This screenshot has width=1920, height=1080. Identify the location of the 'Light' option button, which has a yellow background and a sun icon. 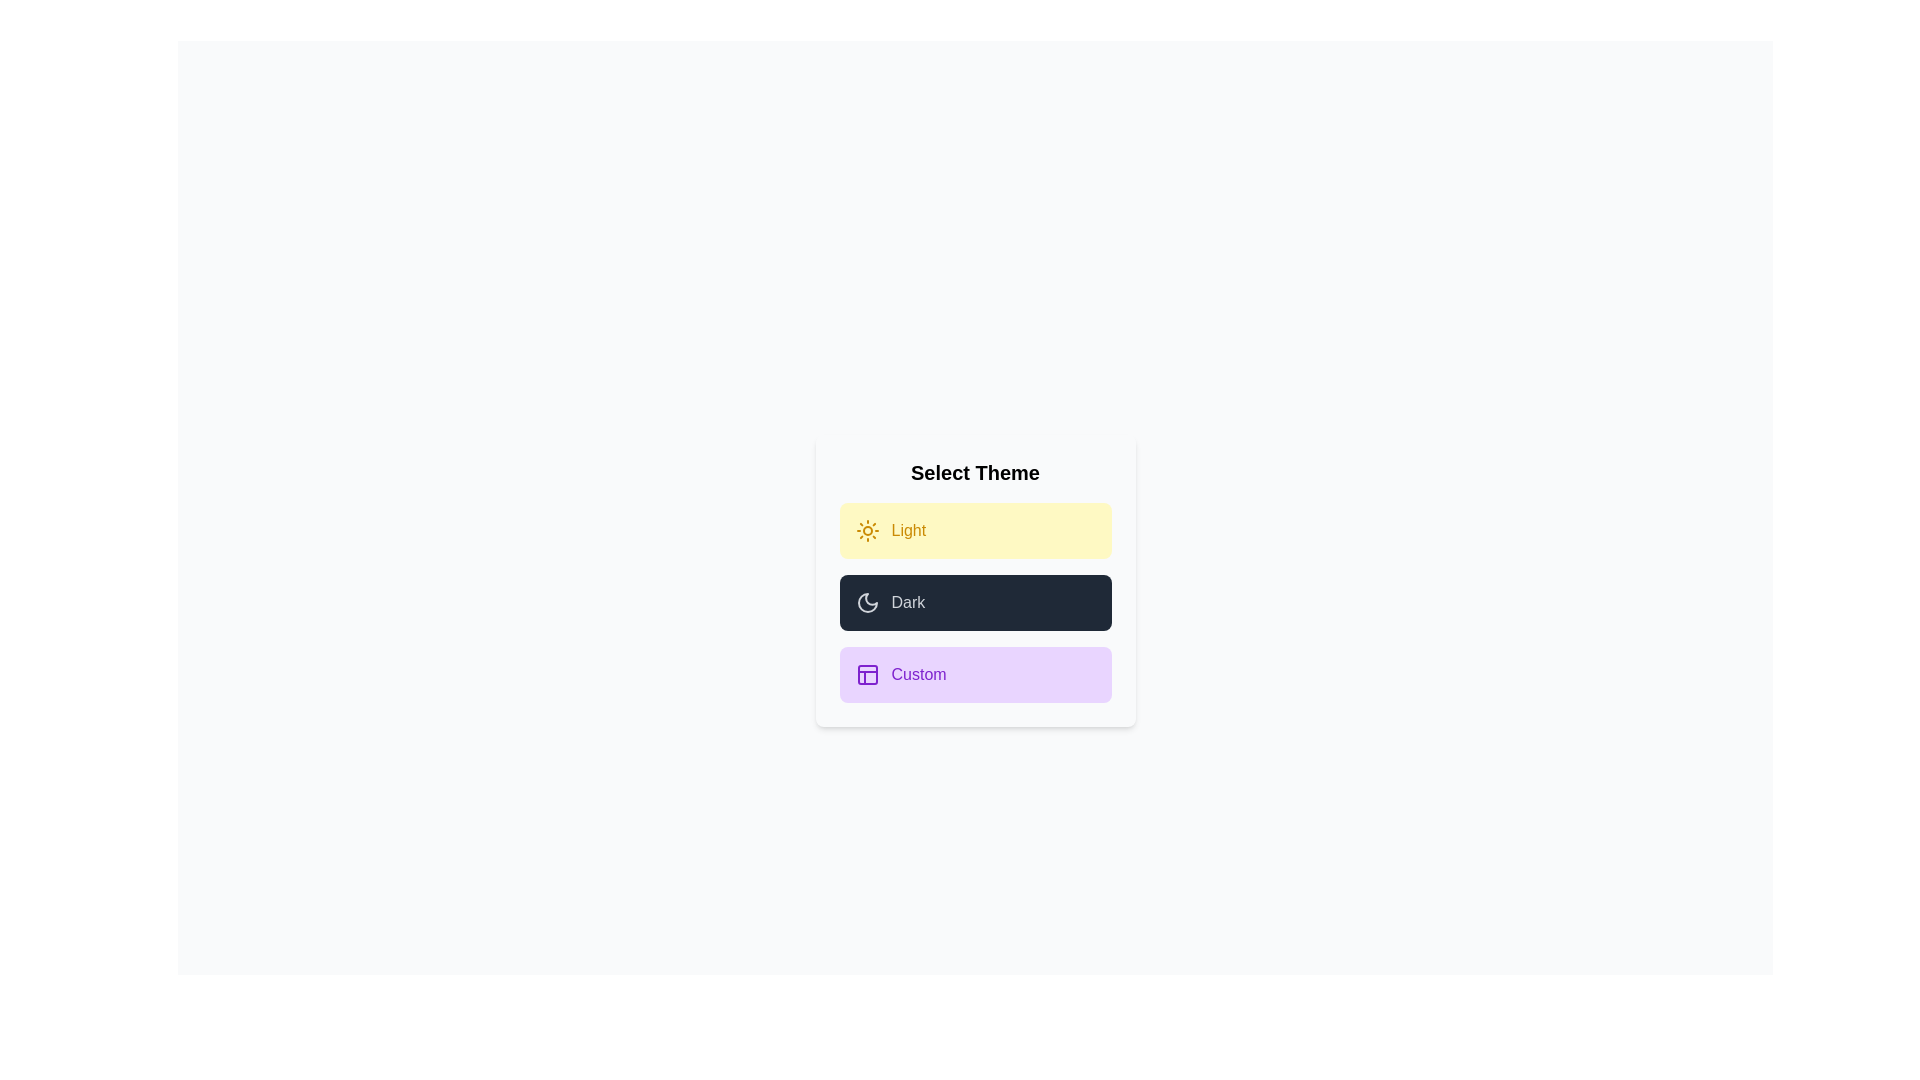
(867, 530).